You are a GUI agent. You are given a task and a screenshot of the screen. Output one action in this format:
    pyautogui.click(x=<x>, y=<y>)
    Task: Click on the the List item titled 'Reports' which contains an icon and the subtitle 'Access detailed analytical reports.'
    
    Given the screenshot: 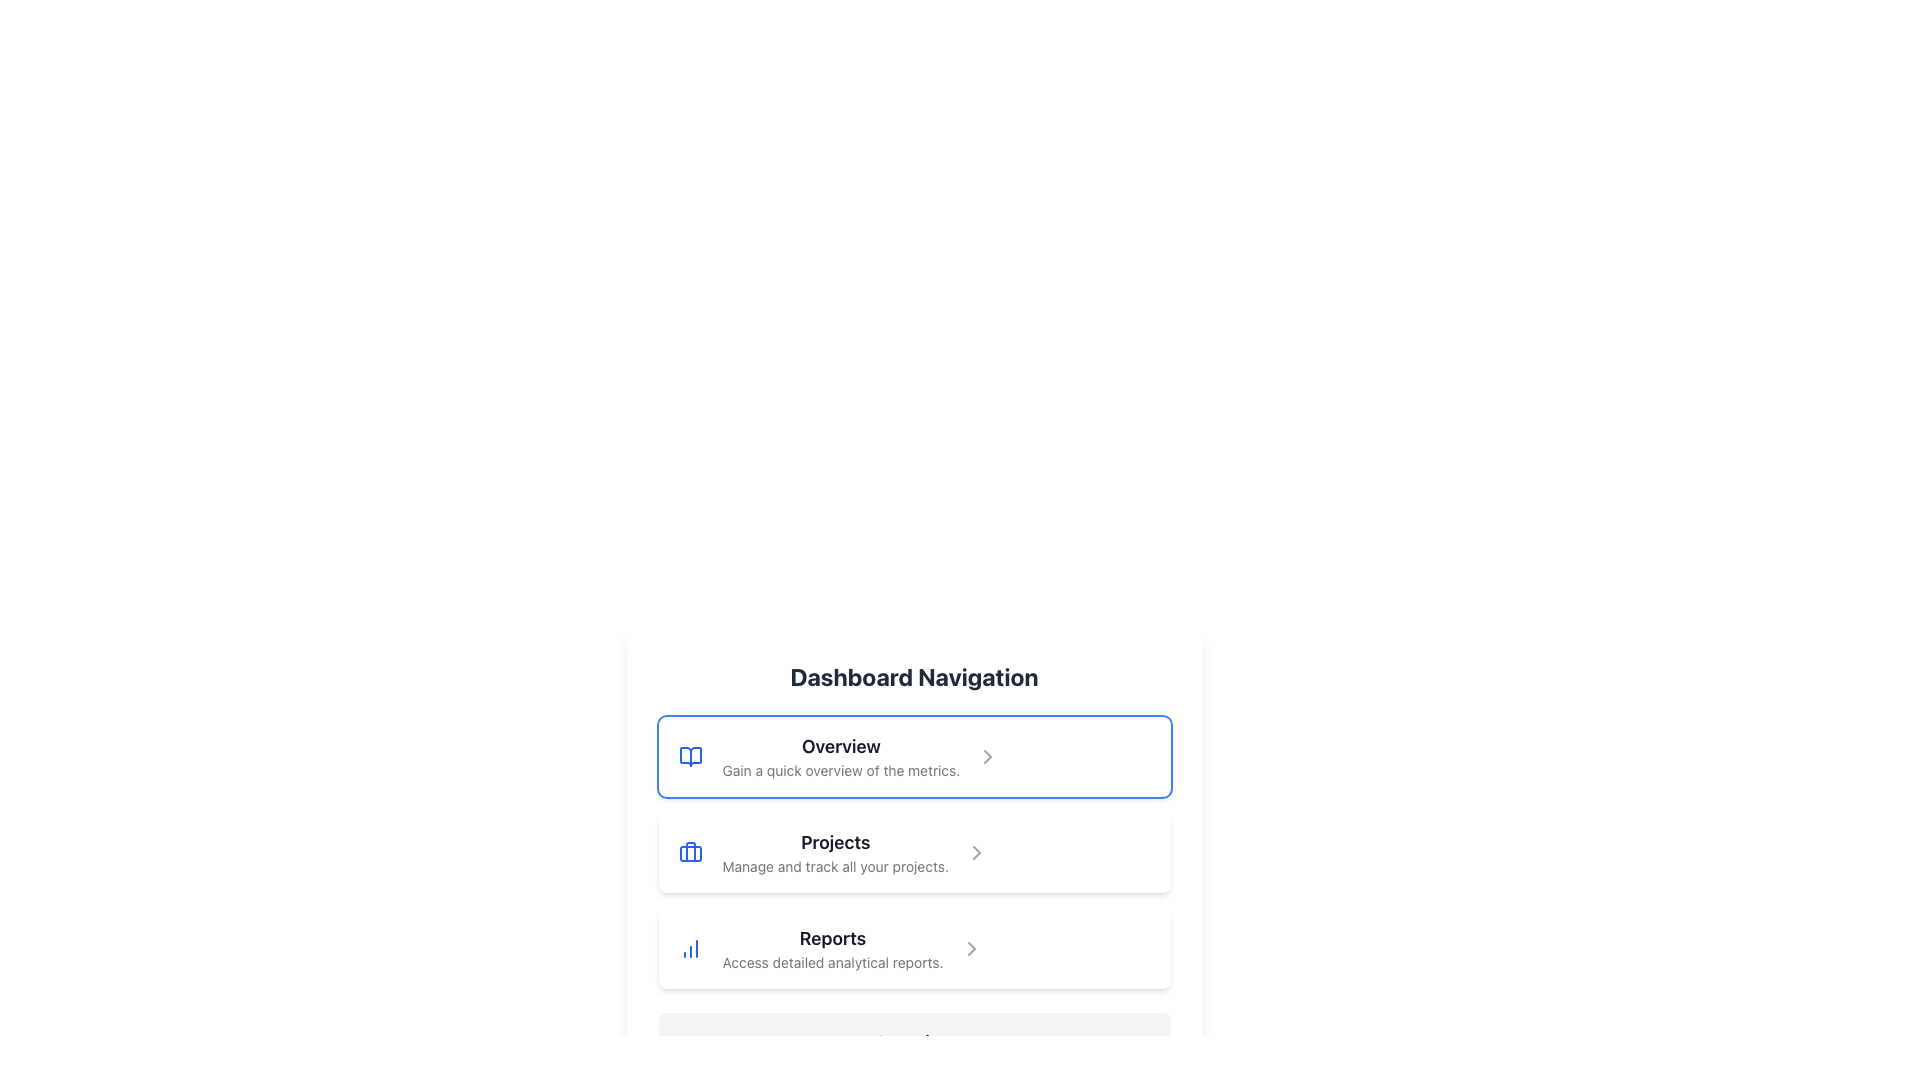 What is the action you would take?
    pyautogui.click(x=913, y=947)
    